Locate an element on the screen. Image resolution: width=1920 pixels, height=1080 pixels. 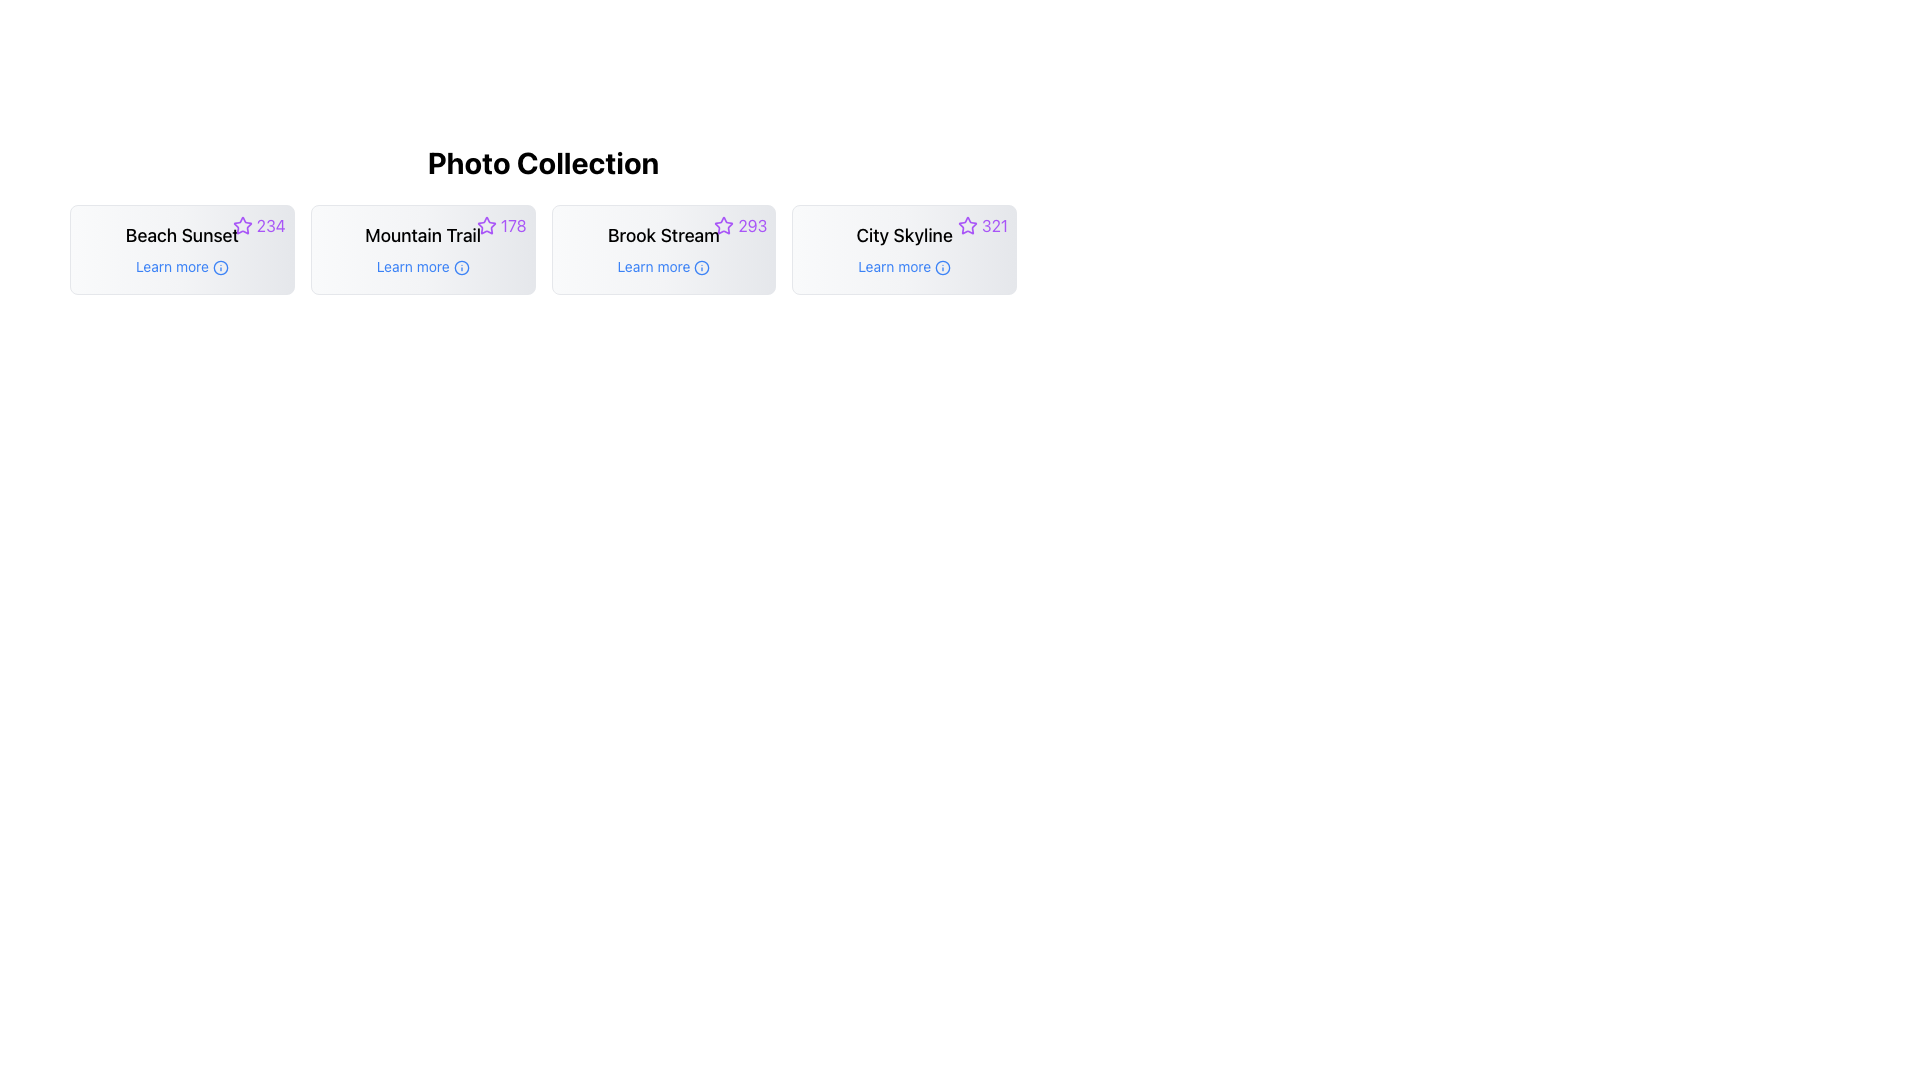
numeric value displayed in the Text Display at the top-right corner of the 'Brook Stream' card, which indicates a rating or score is located at coordinates (751, 225).